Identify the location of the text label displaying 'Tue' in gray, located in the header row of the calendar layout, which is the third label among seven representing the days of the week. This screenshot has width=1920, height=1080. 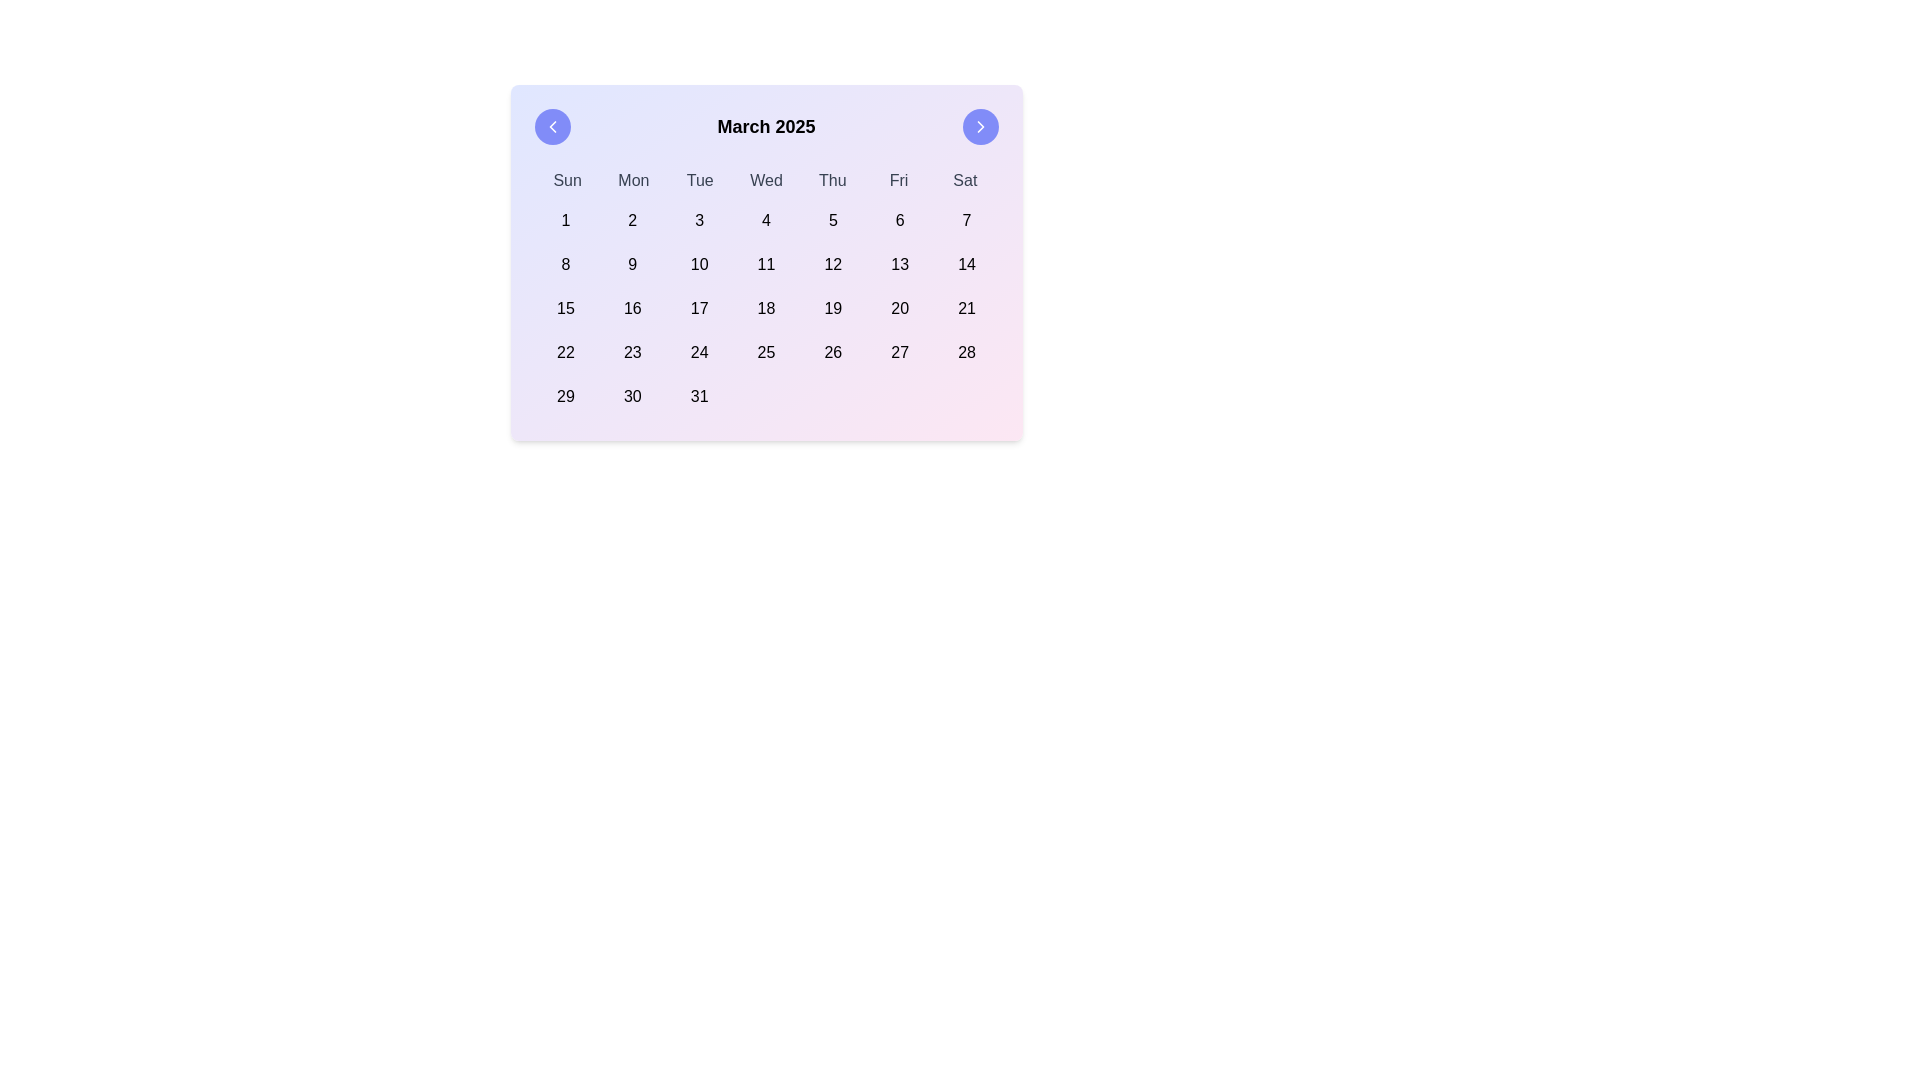
(700, 181).